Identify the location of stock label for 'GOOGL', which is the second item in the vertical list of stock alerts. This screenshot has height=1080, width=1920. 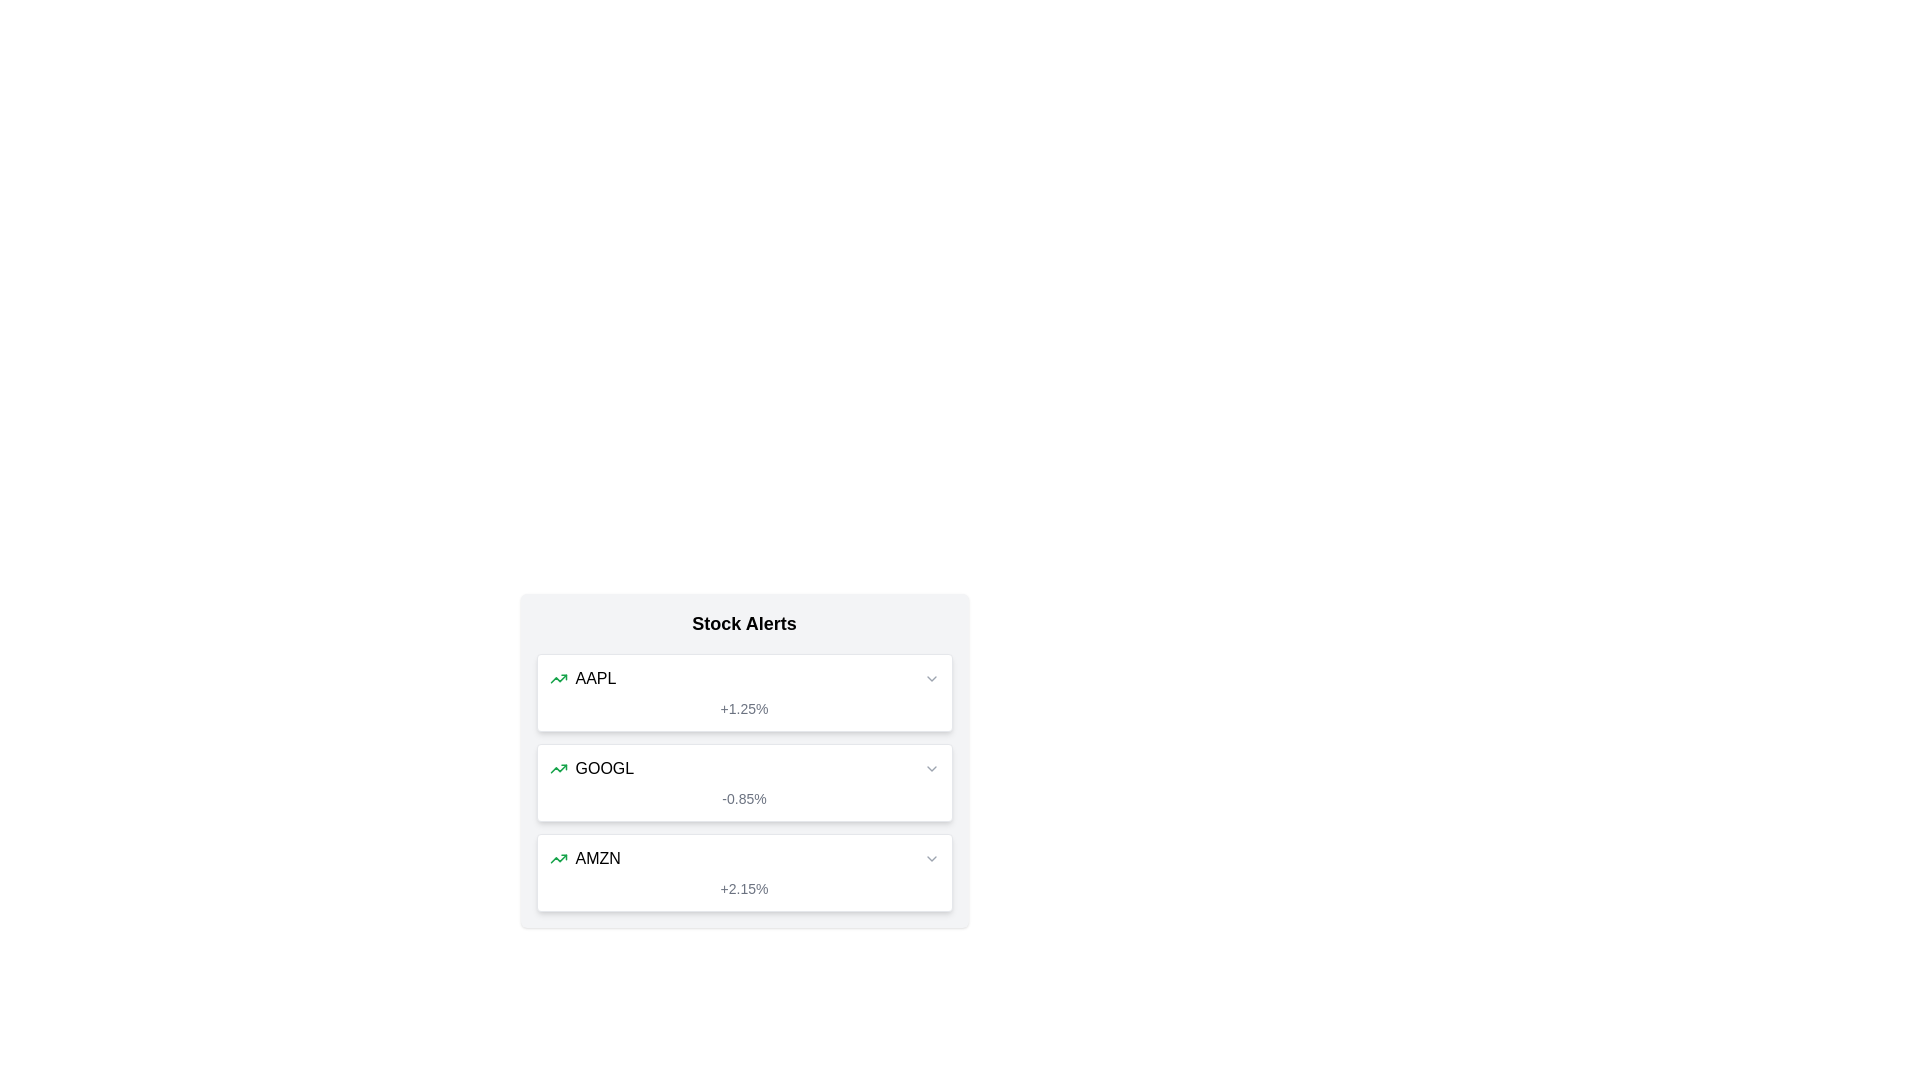
(590, 767).